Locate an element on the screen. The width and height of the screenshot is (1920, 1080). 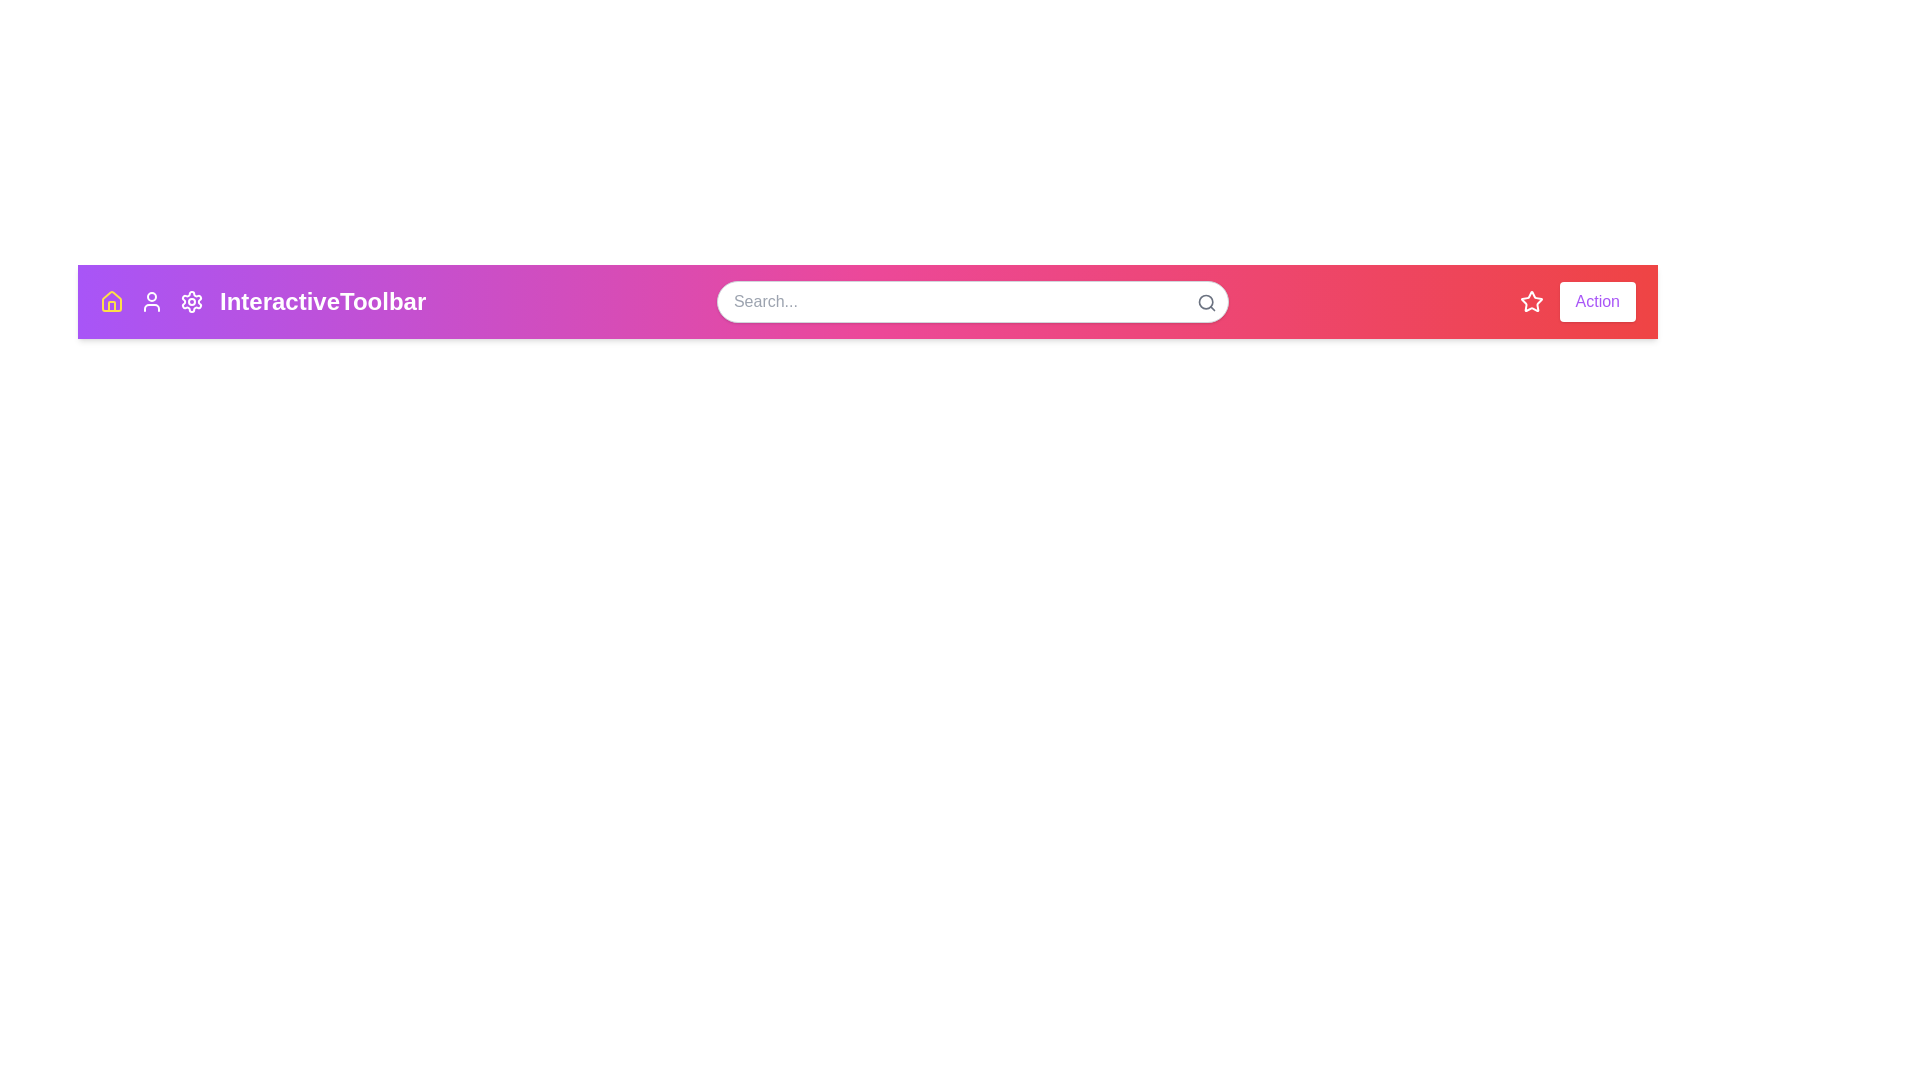
the Home icon to switch the active tab is located at coordinates (110, 301).